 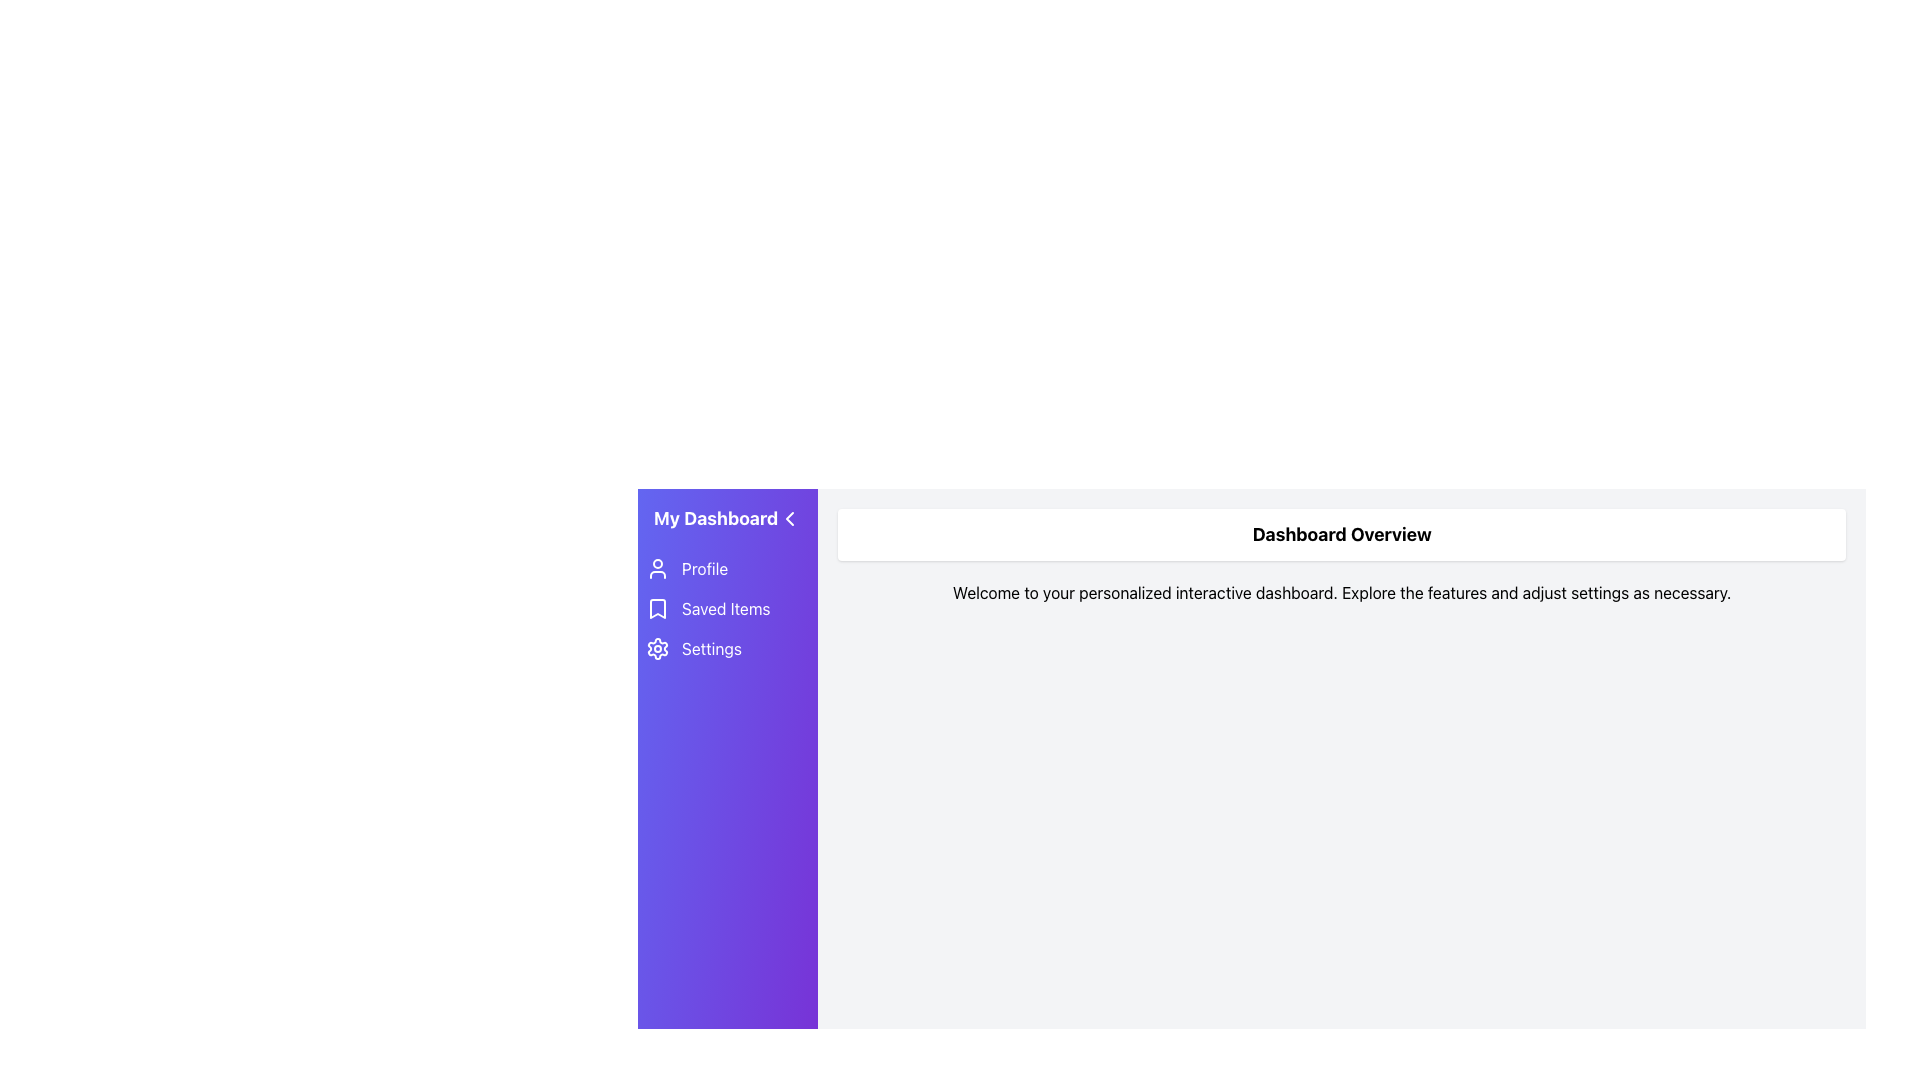 I want to click on the 'Saved Items' icon in the vertical navigation menu, which is positioned between the 'profile' icon above and the 'gear' icon below, so click(x=657, y=608).